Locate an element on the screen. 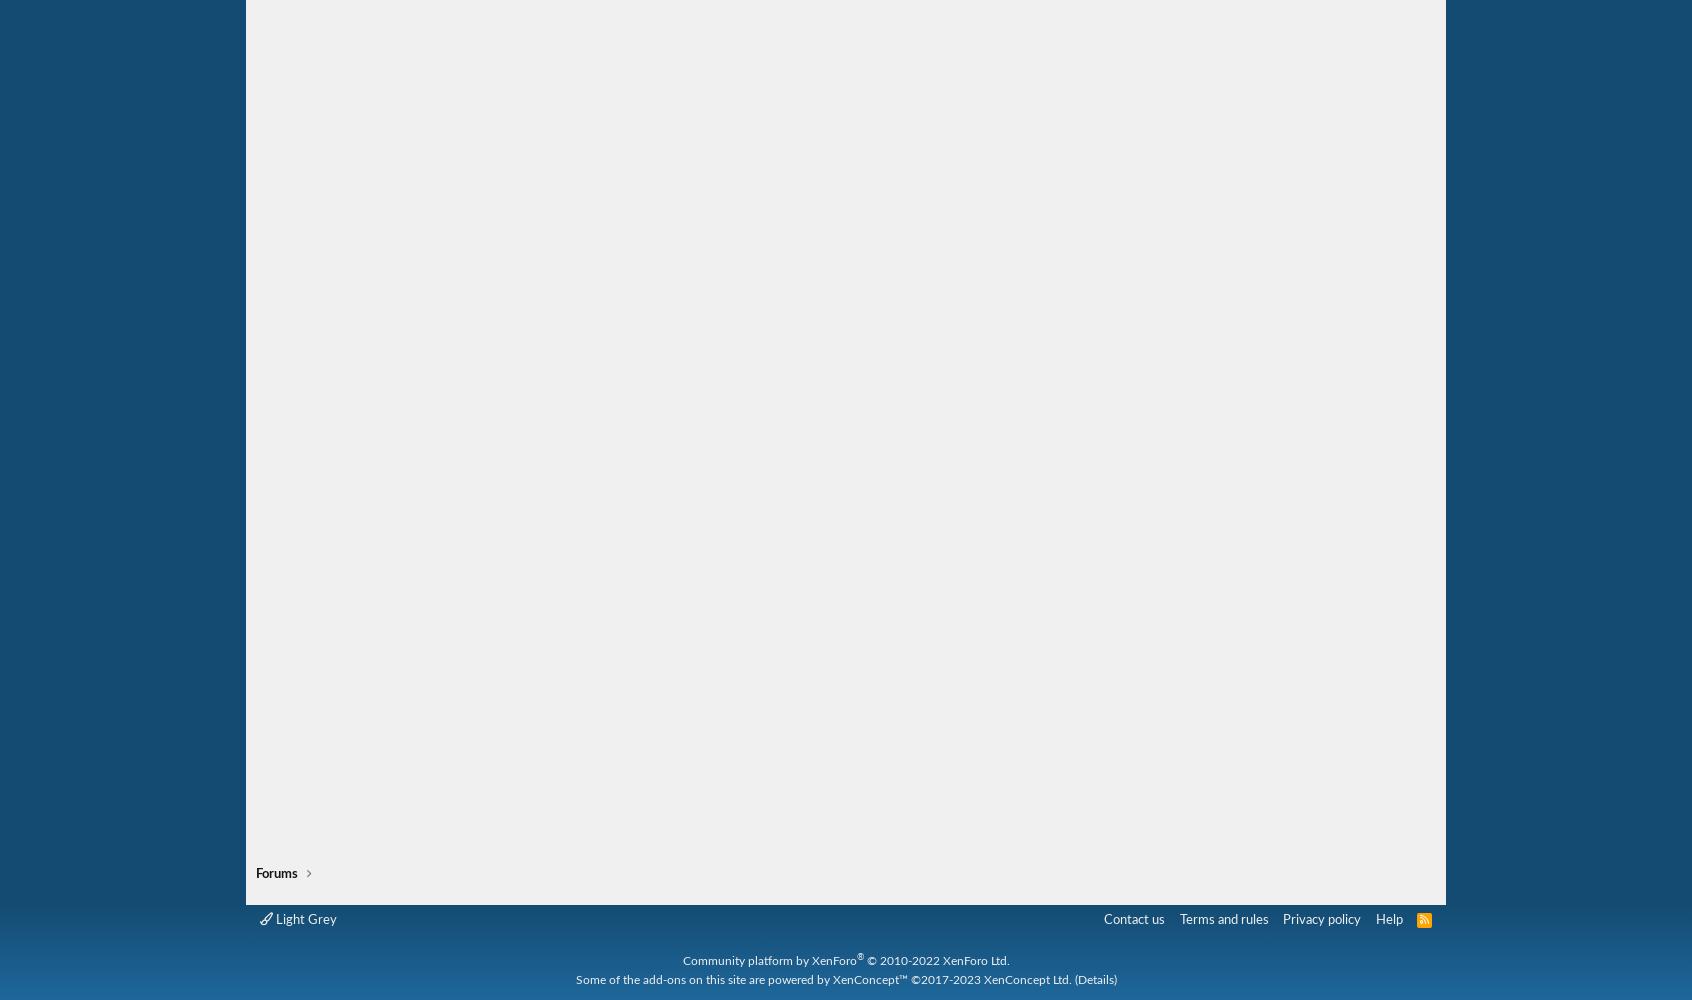  '©2017-2023' is located at coordinates (906, 978).